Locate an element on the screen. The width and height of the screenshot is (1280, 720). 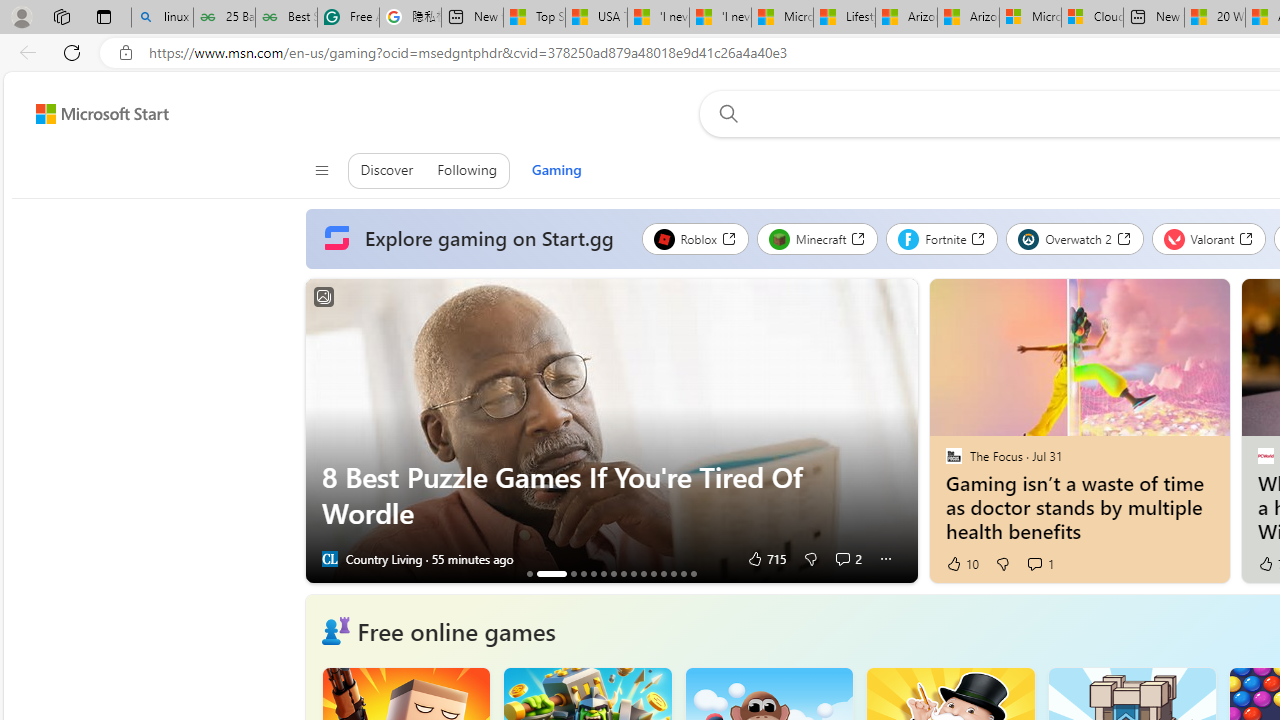
'AutomationID: tab_nativead-infopane-11' is located at coordinates (653, 573).